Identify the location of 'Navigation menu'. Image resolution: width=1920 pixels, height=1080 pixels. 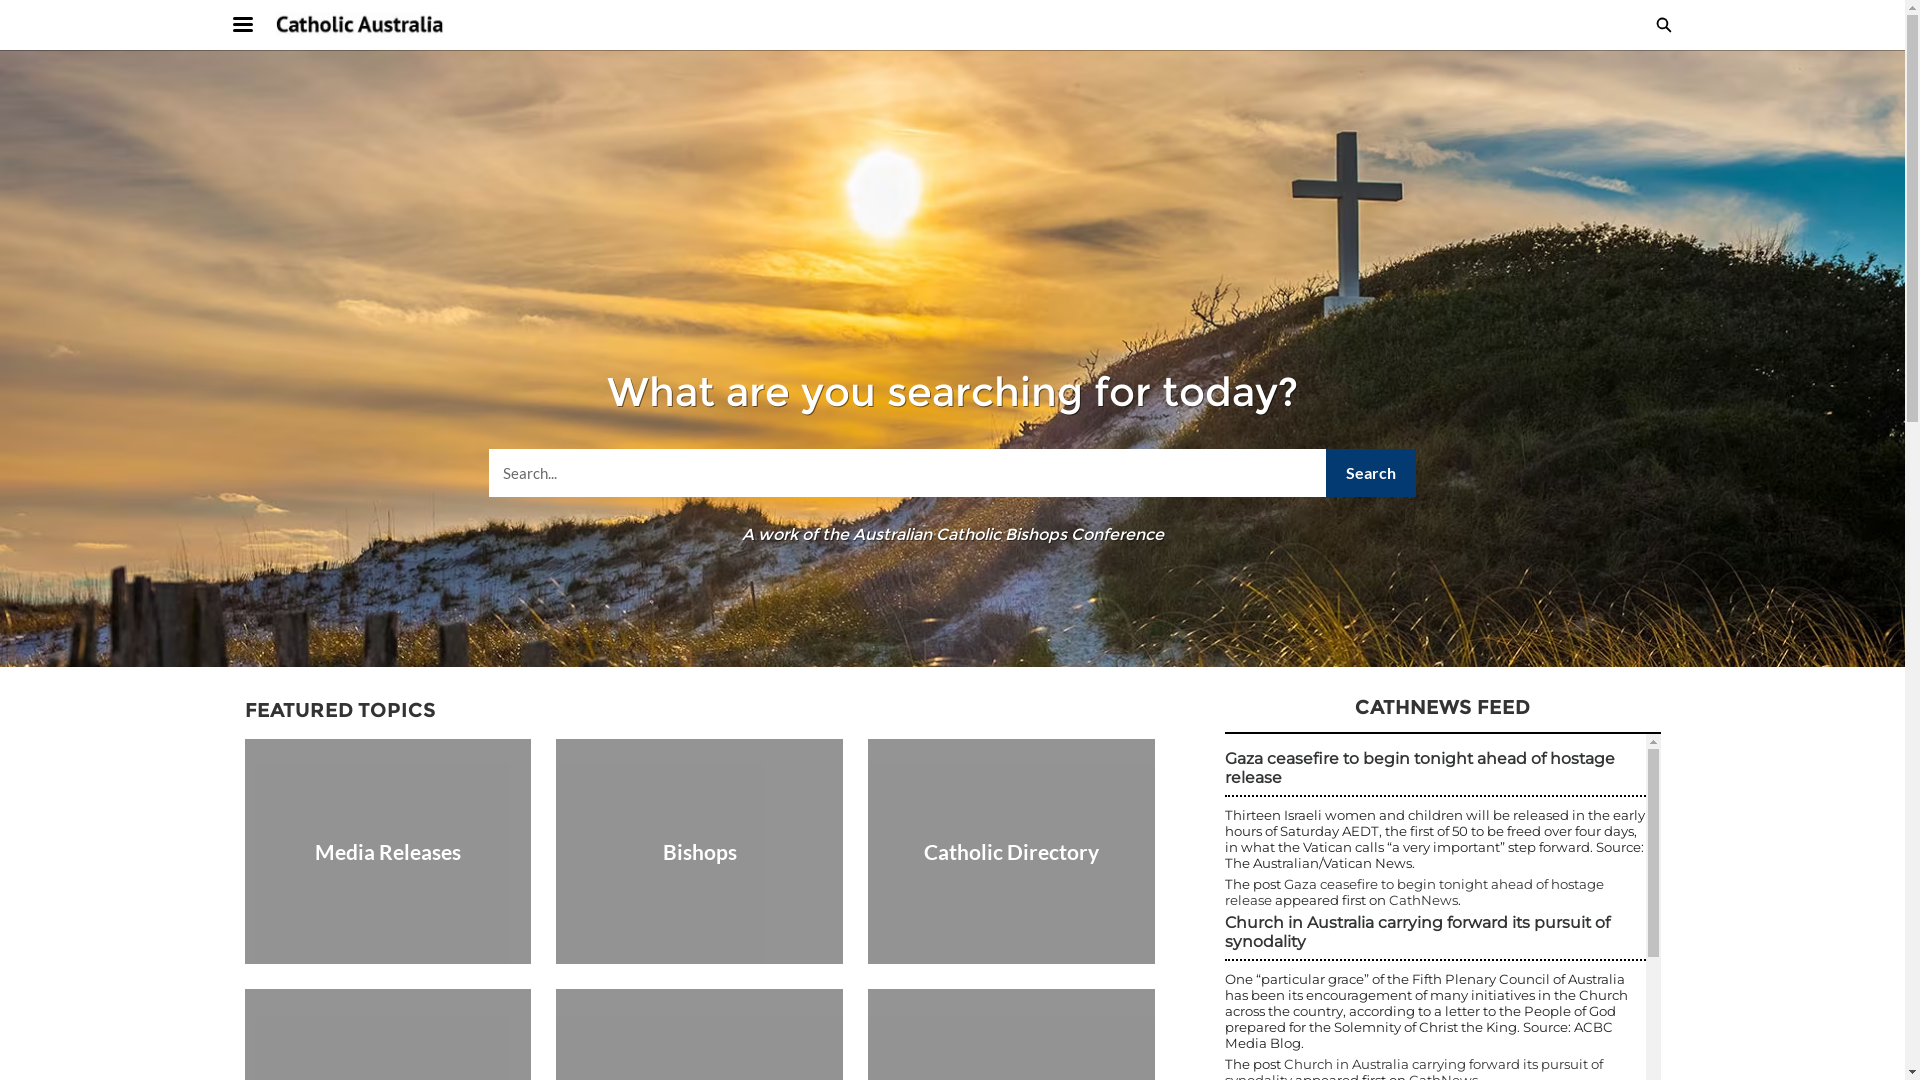
(231, 24).